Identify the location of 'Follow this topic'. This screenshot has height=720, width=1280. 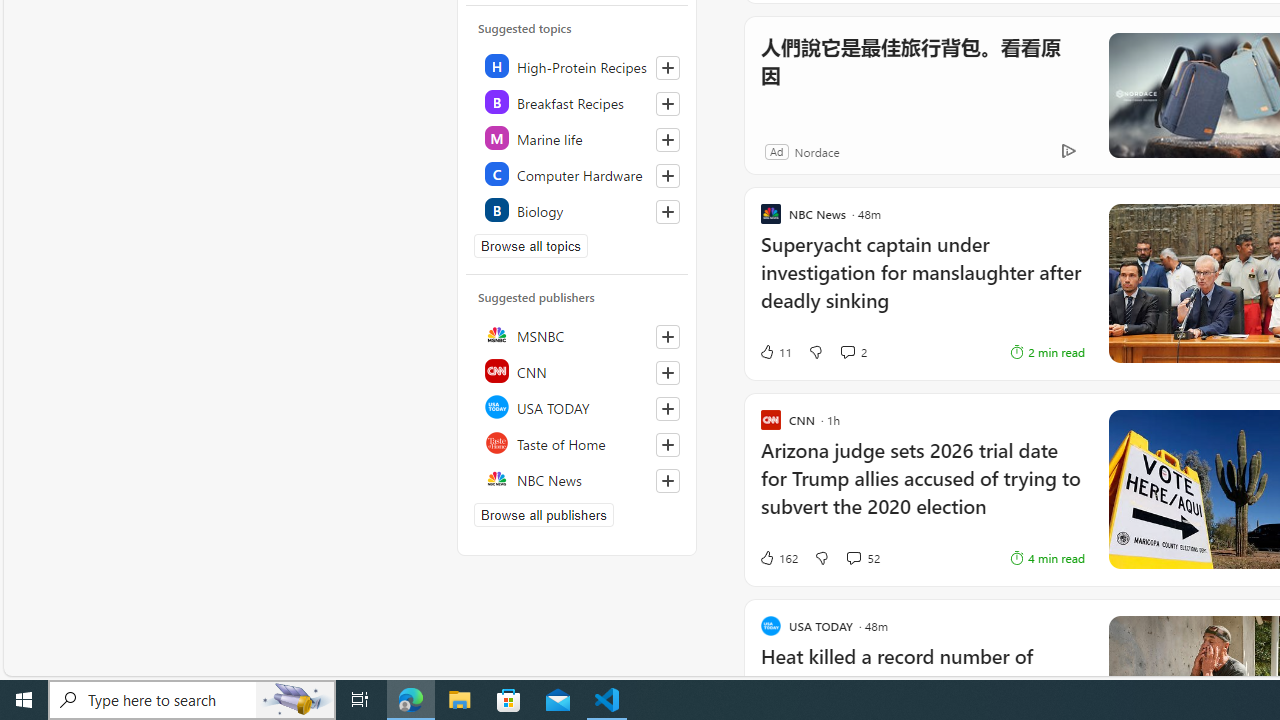
(668, 212).